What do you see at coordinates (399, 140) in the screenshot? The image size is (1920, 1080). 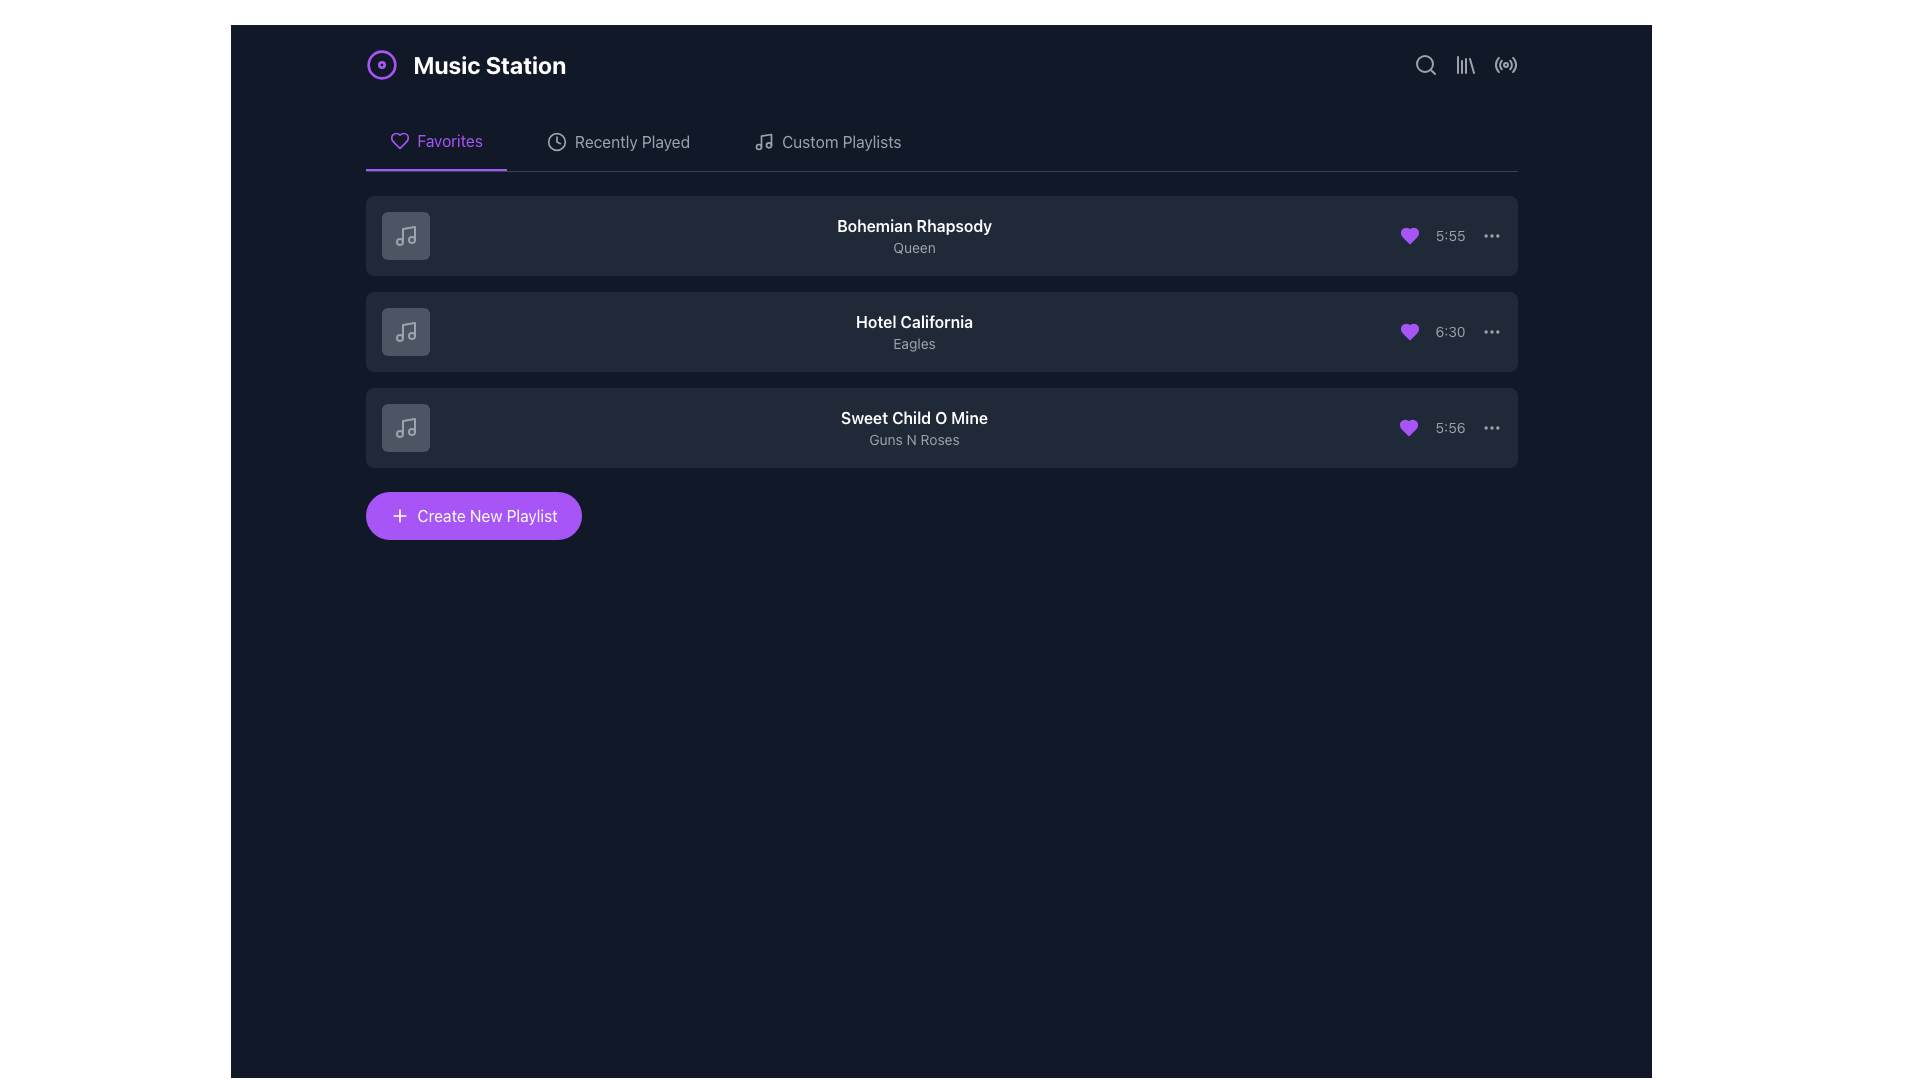 I see `the heart-shaped icon with a purple outline next to the 'Favorites' label at the top-left of the interface` at bounding box center [399, 140].